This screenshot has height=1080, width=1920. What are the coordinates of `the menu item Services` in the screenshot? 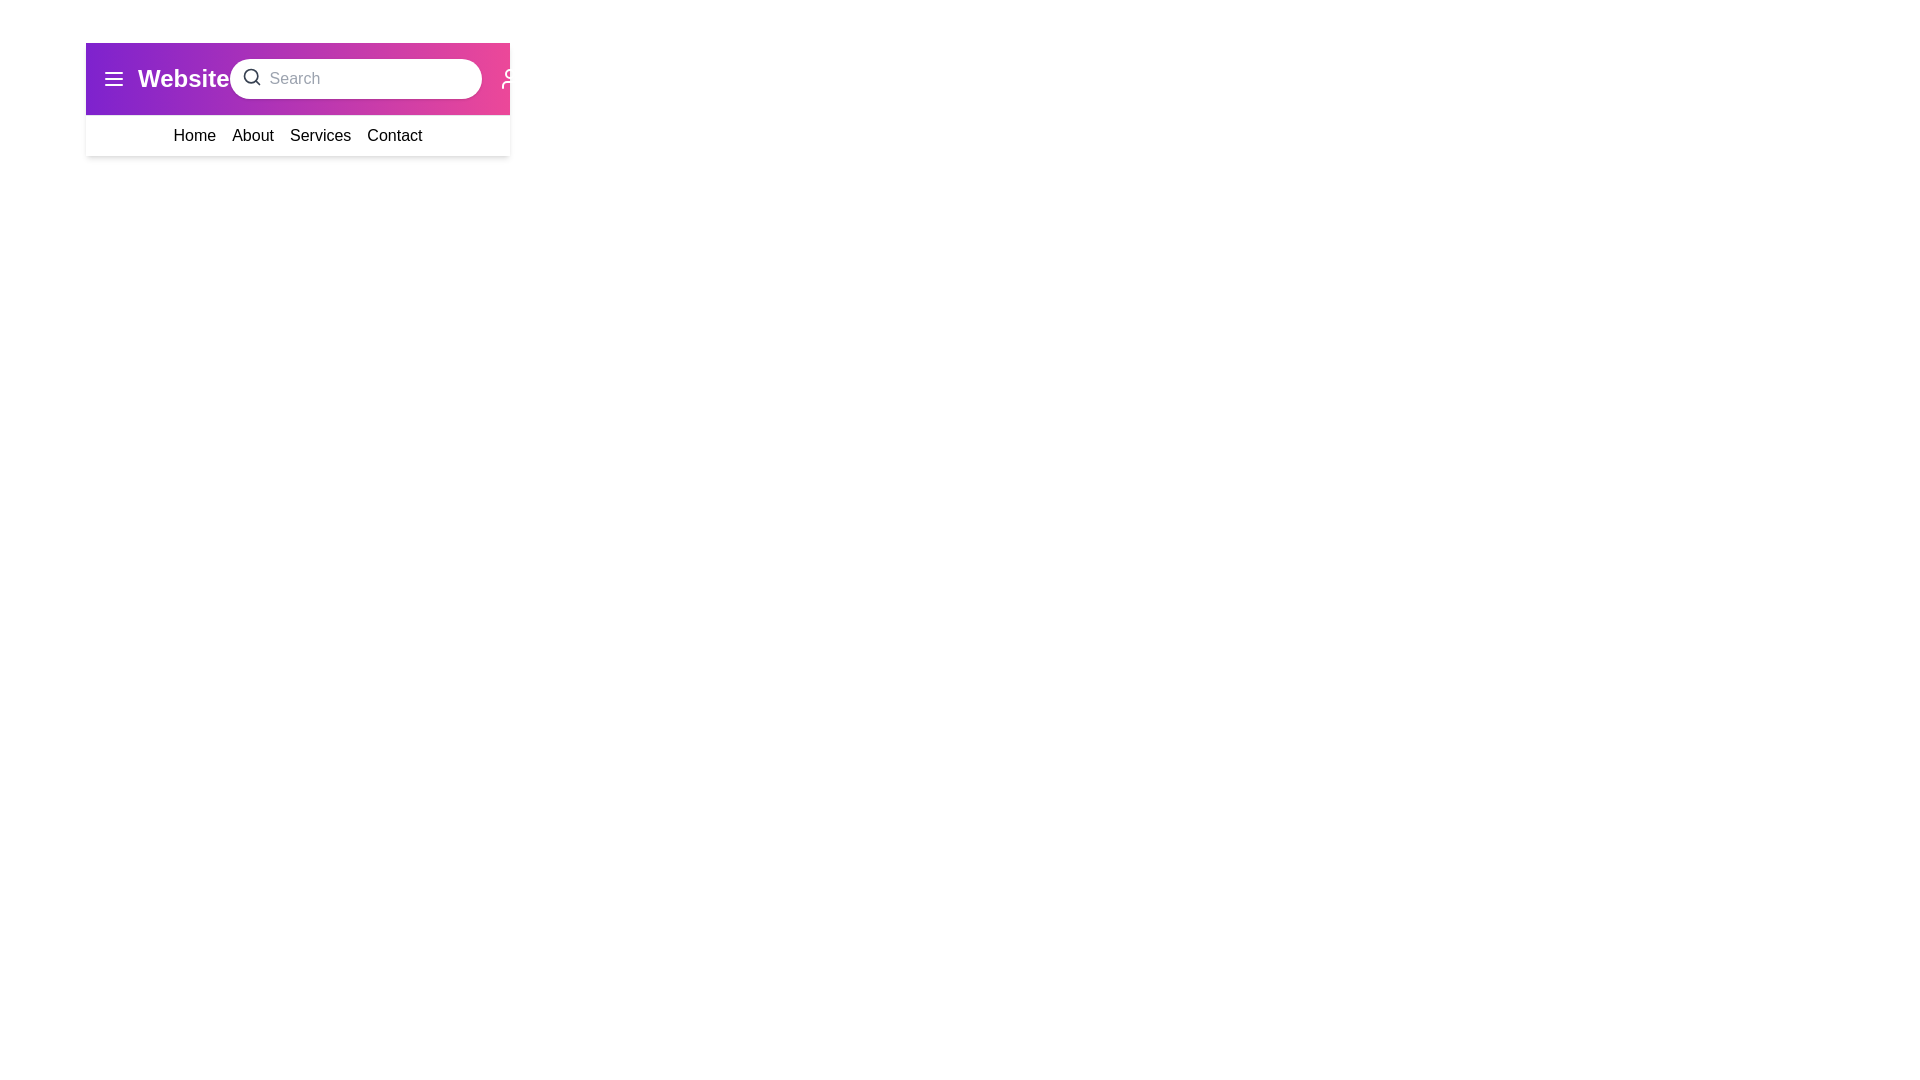 It's located at (320, 135).